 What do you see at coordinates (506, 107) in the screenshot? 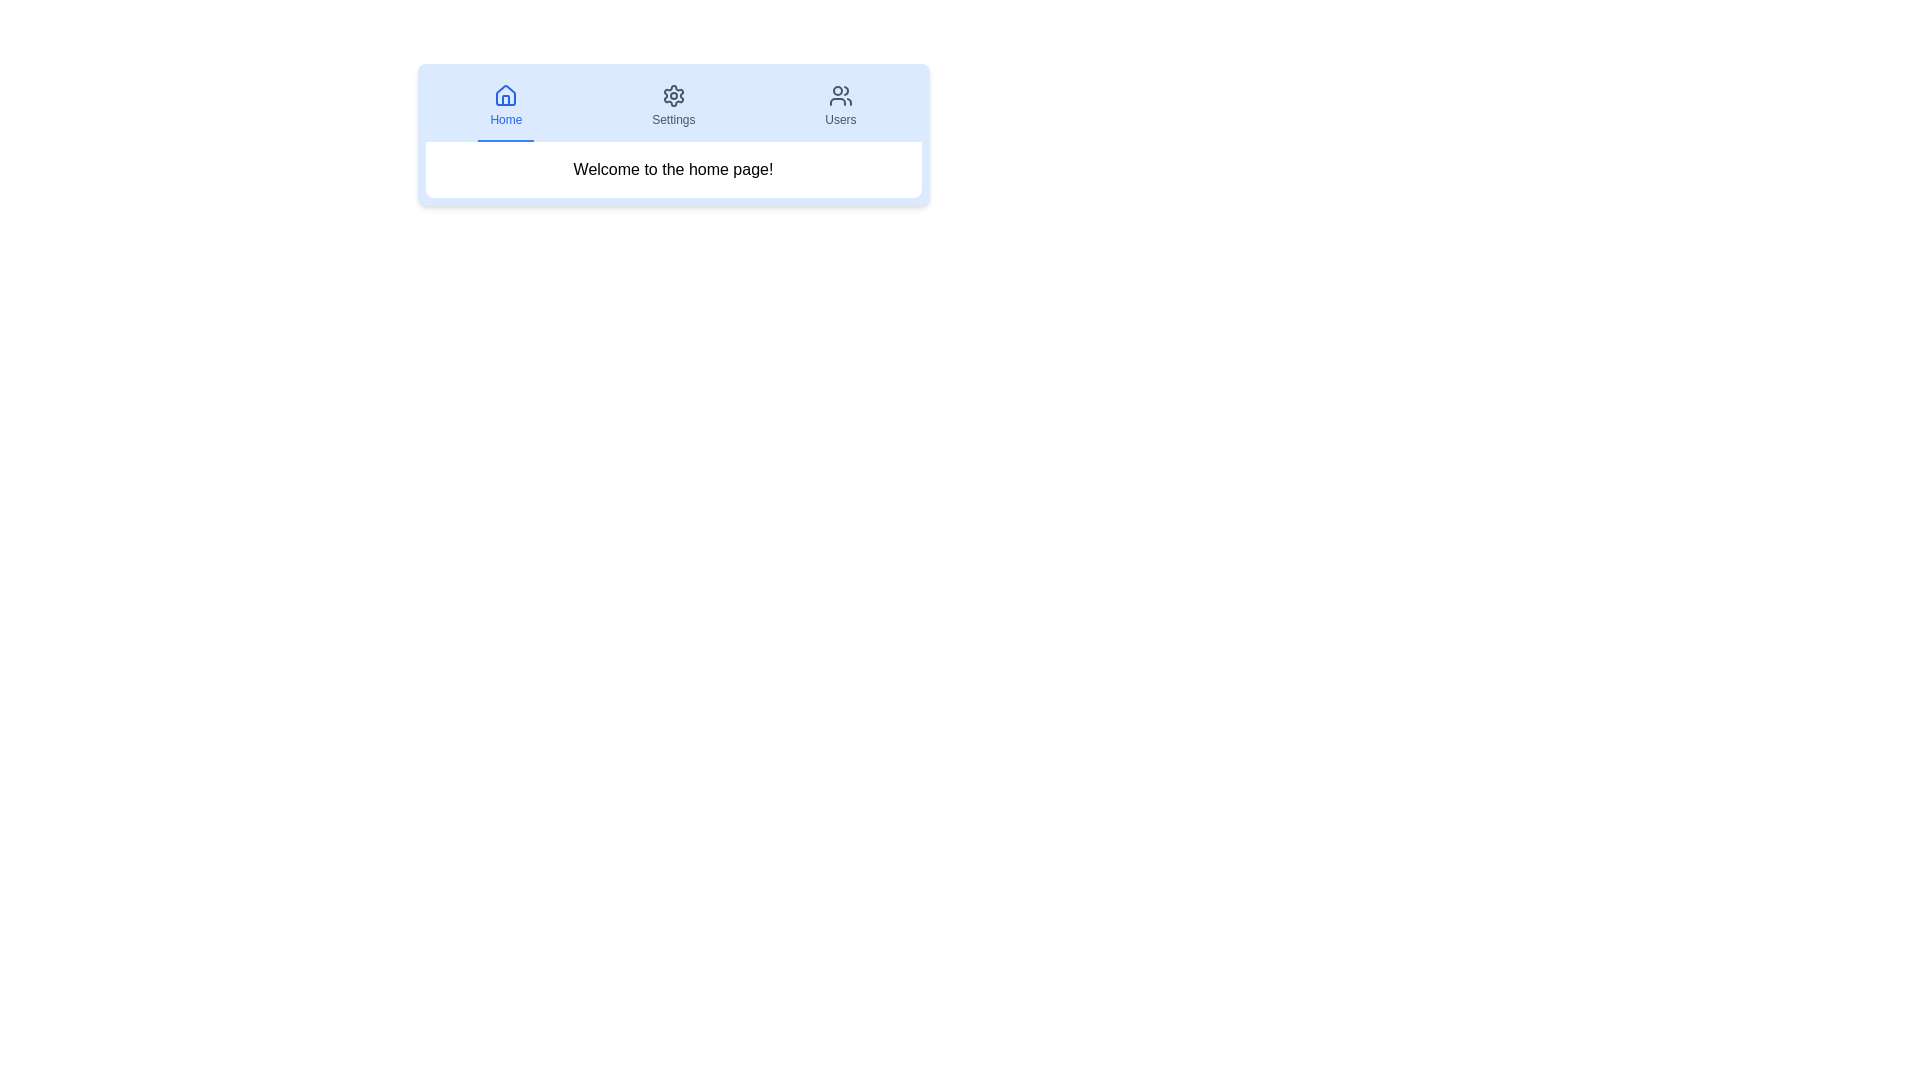
I see `the tab labeled Home to display its content` at bounding box center [506, 107].